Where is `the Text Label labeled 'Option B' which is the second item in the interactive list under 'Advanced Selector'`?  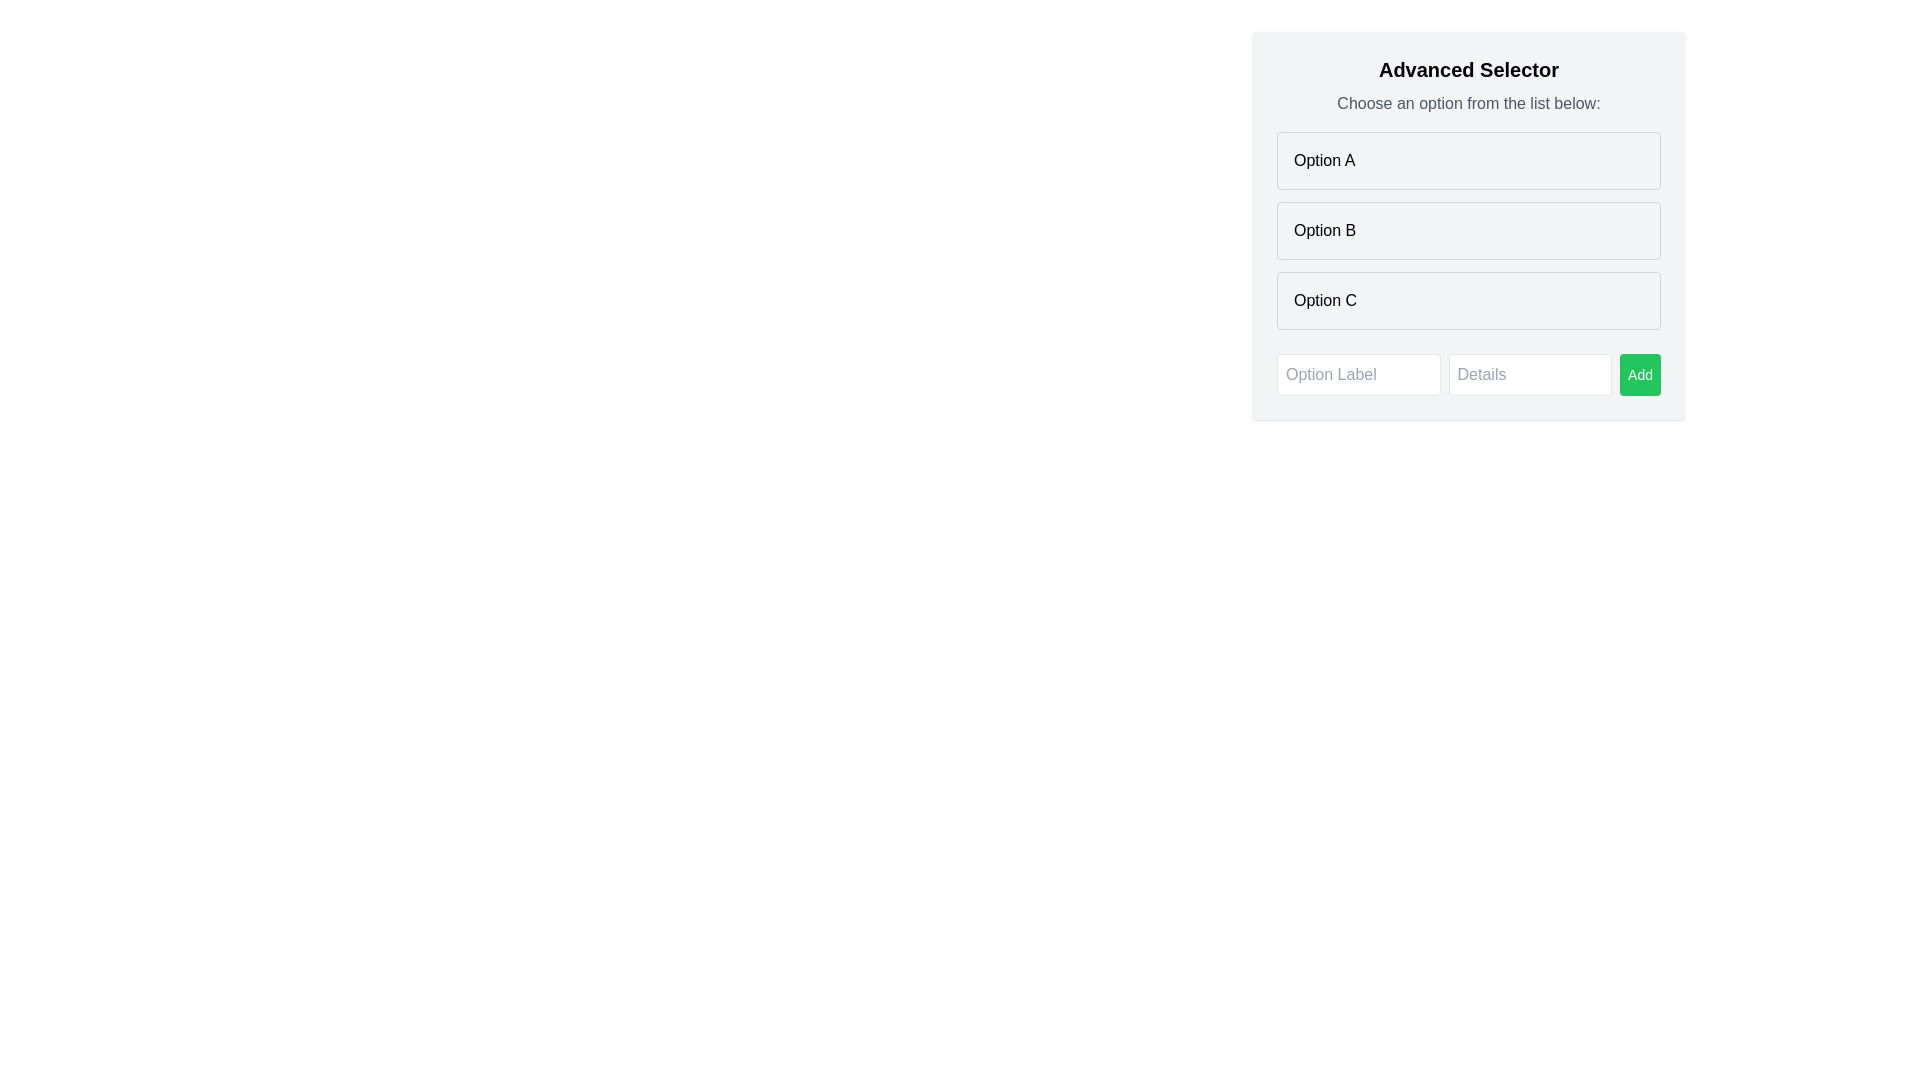 the Text Label labeled 'Option B' which is the second item in the interactive list under 'Advanced Selector' is located at coordinates (1325, 230).